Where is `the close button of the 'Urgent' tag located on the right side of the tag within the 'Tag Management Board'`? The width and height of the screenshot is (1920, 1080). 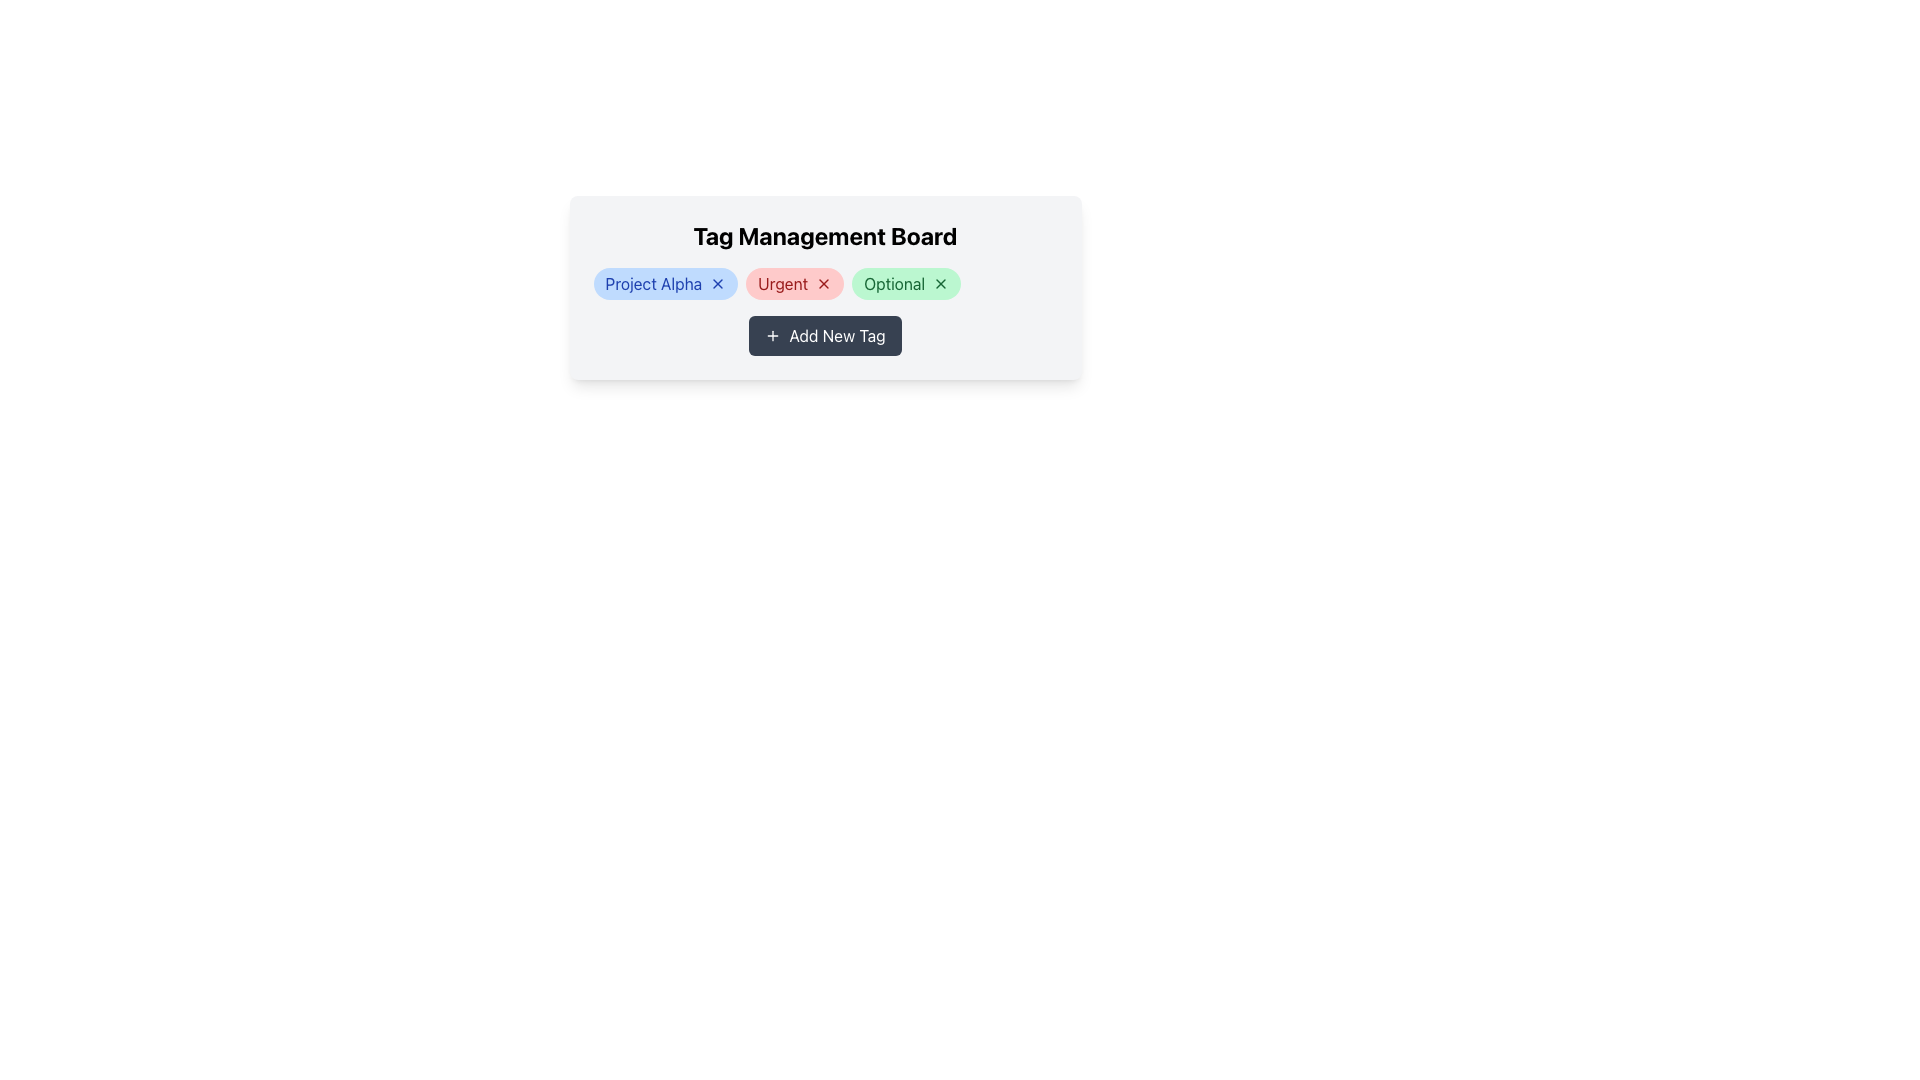 the close button of the 'Urgent' tag located on the right side of the tag within the 'Tag Management Board' is located at coordinates (824, 284).